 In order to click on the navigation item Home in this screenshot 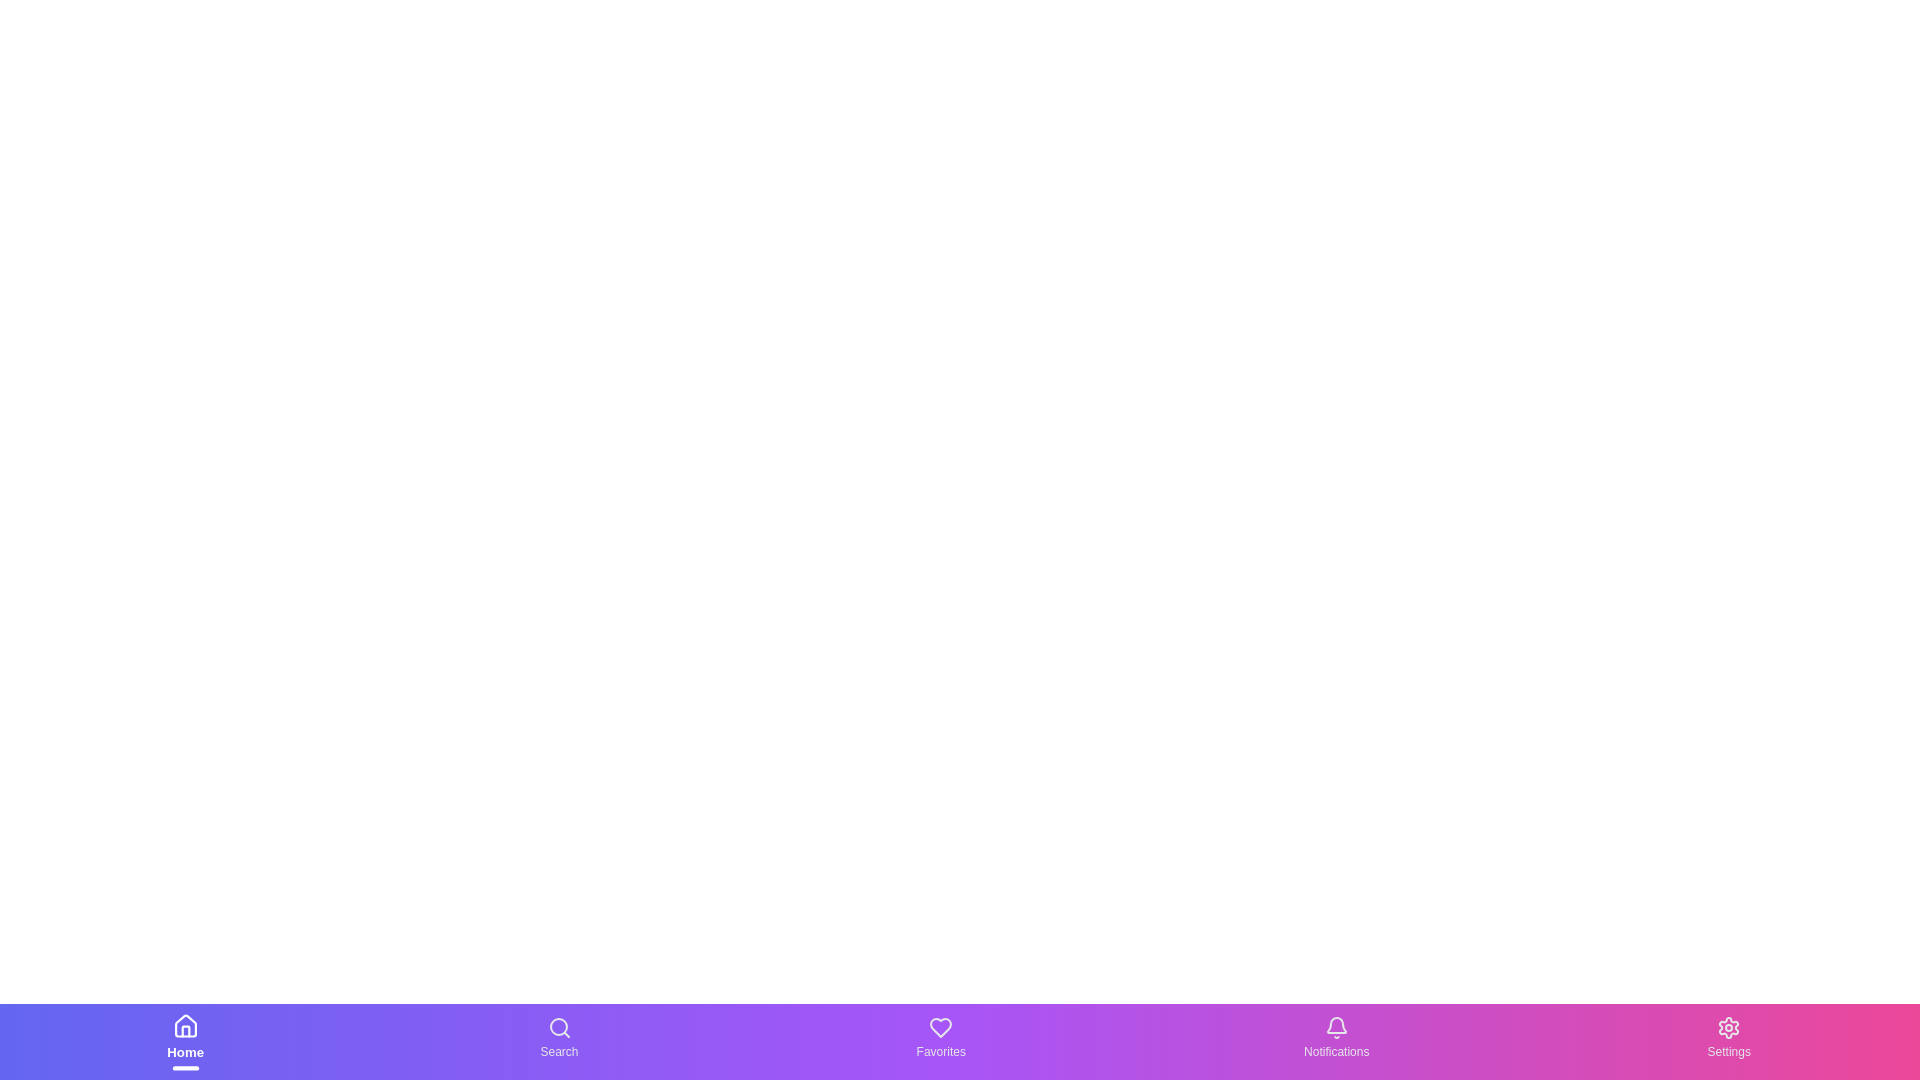, I will do `click(185, 1040)`.